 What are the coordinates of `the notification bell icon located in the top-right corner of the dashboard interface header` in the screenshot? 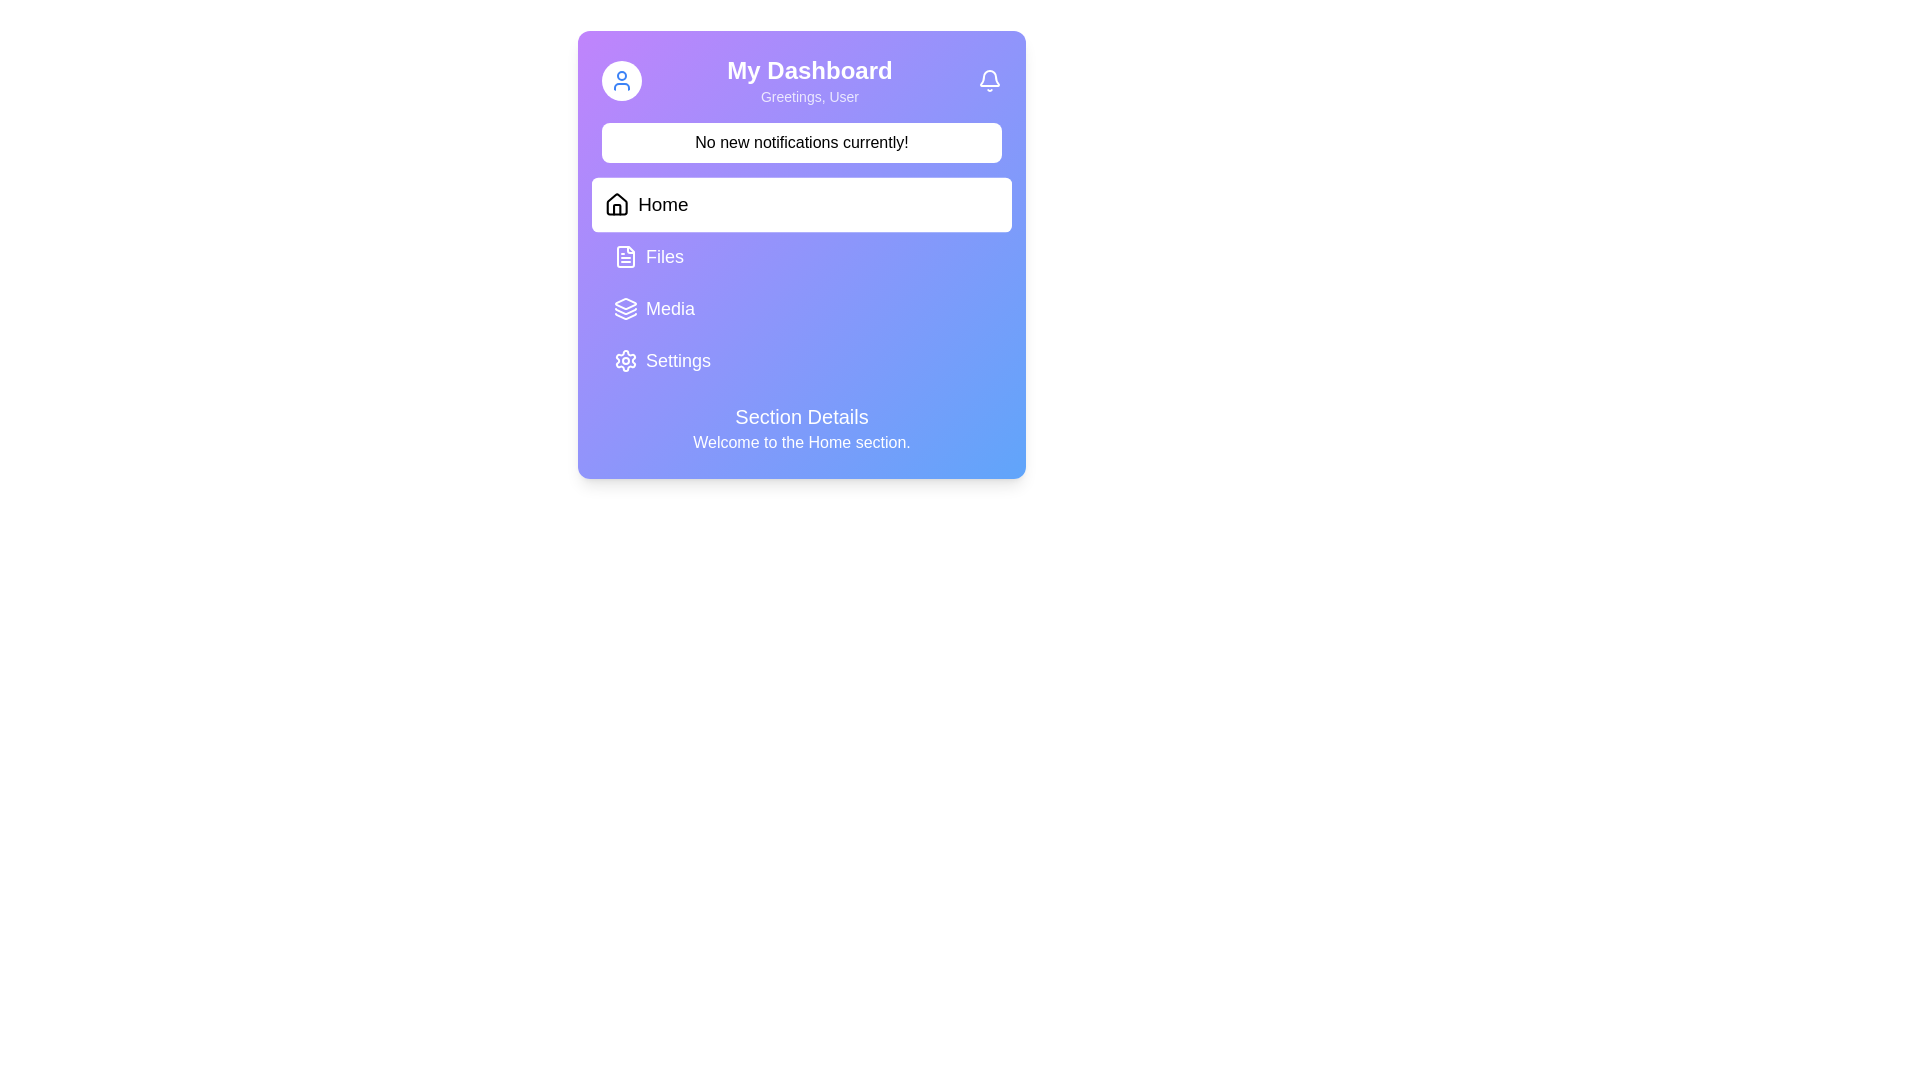 It's located at (989, 80).